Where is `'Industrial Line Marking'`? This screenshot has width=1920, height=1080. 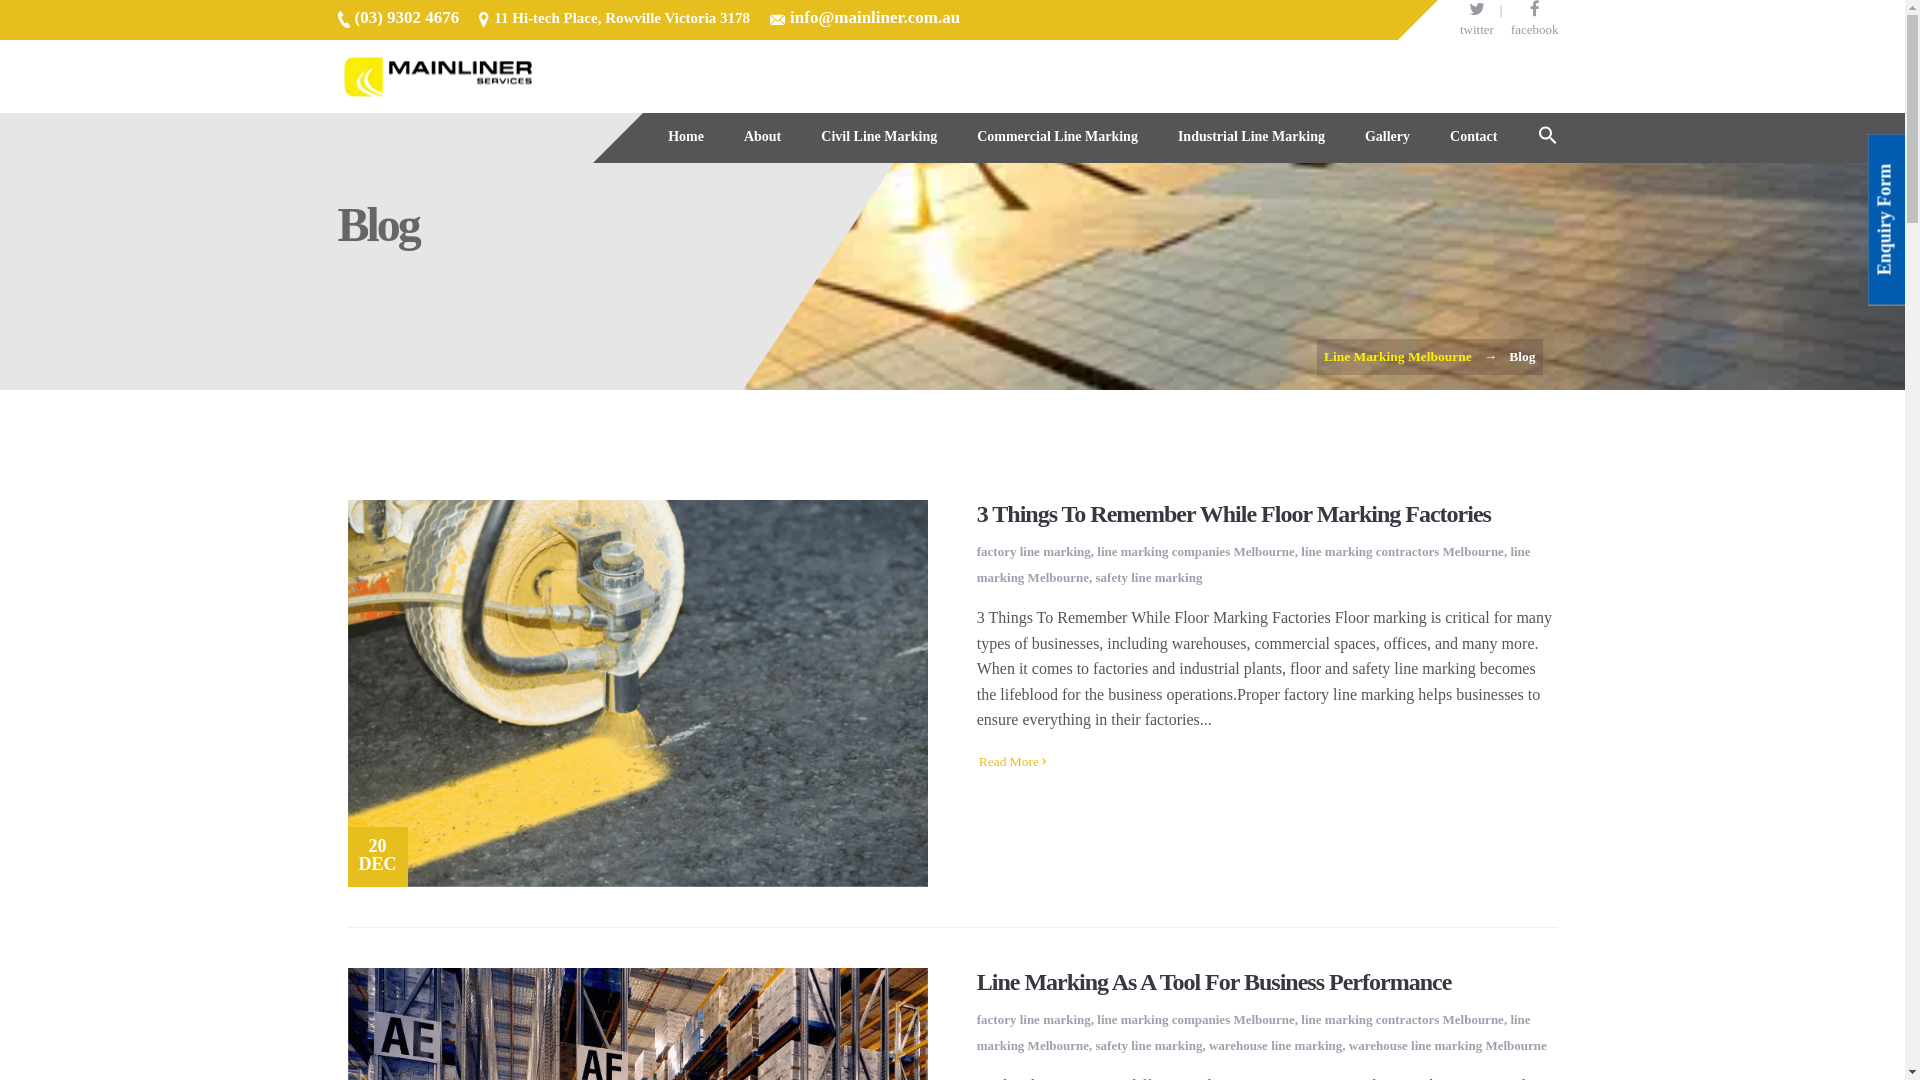 'Industrial Line Marking' is located at coordinates (1250, 136).